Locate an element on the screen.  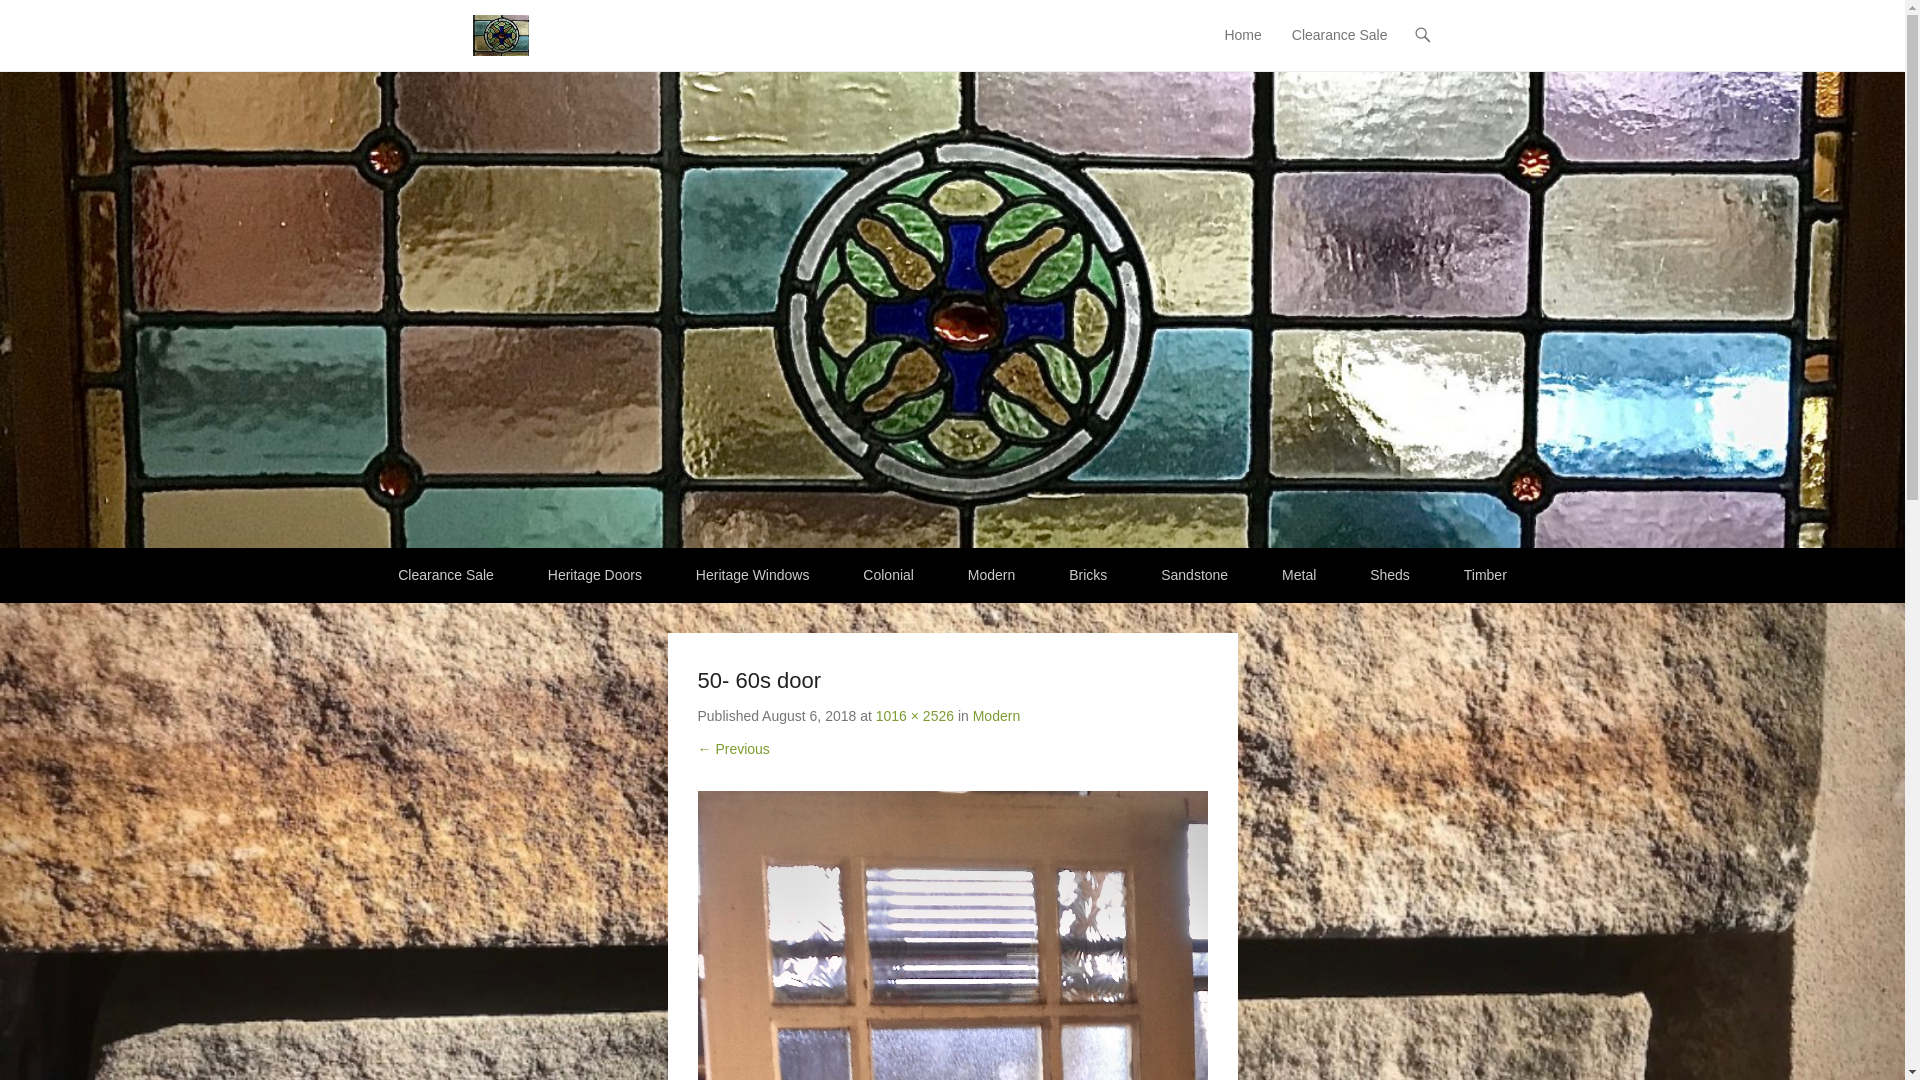
'Metal' is located at coordinates (1299, 575).